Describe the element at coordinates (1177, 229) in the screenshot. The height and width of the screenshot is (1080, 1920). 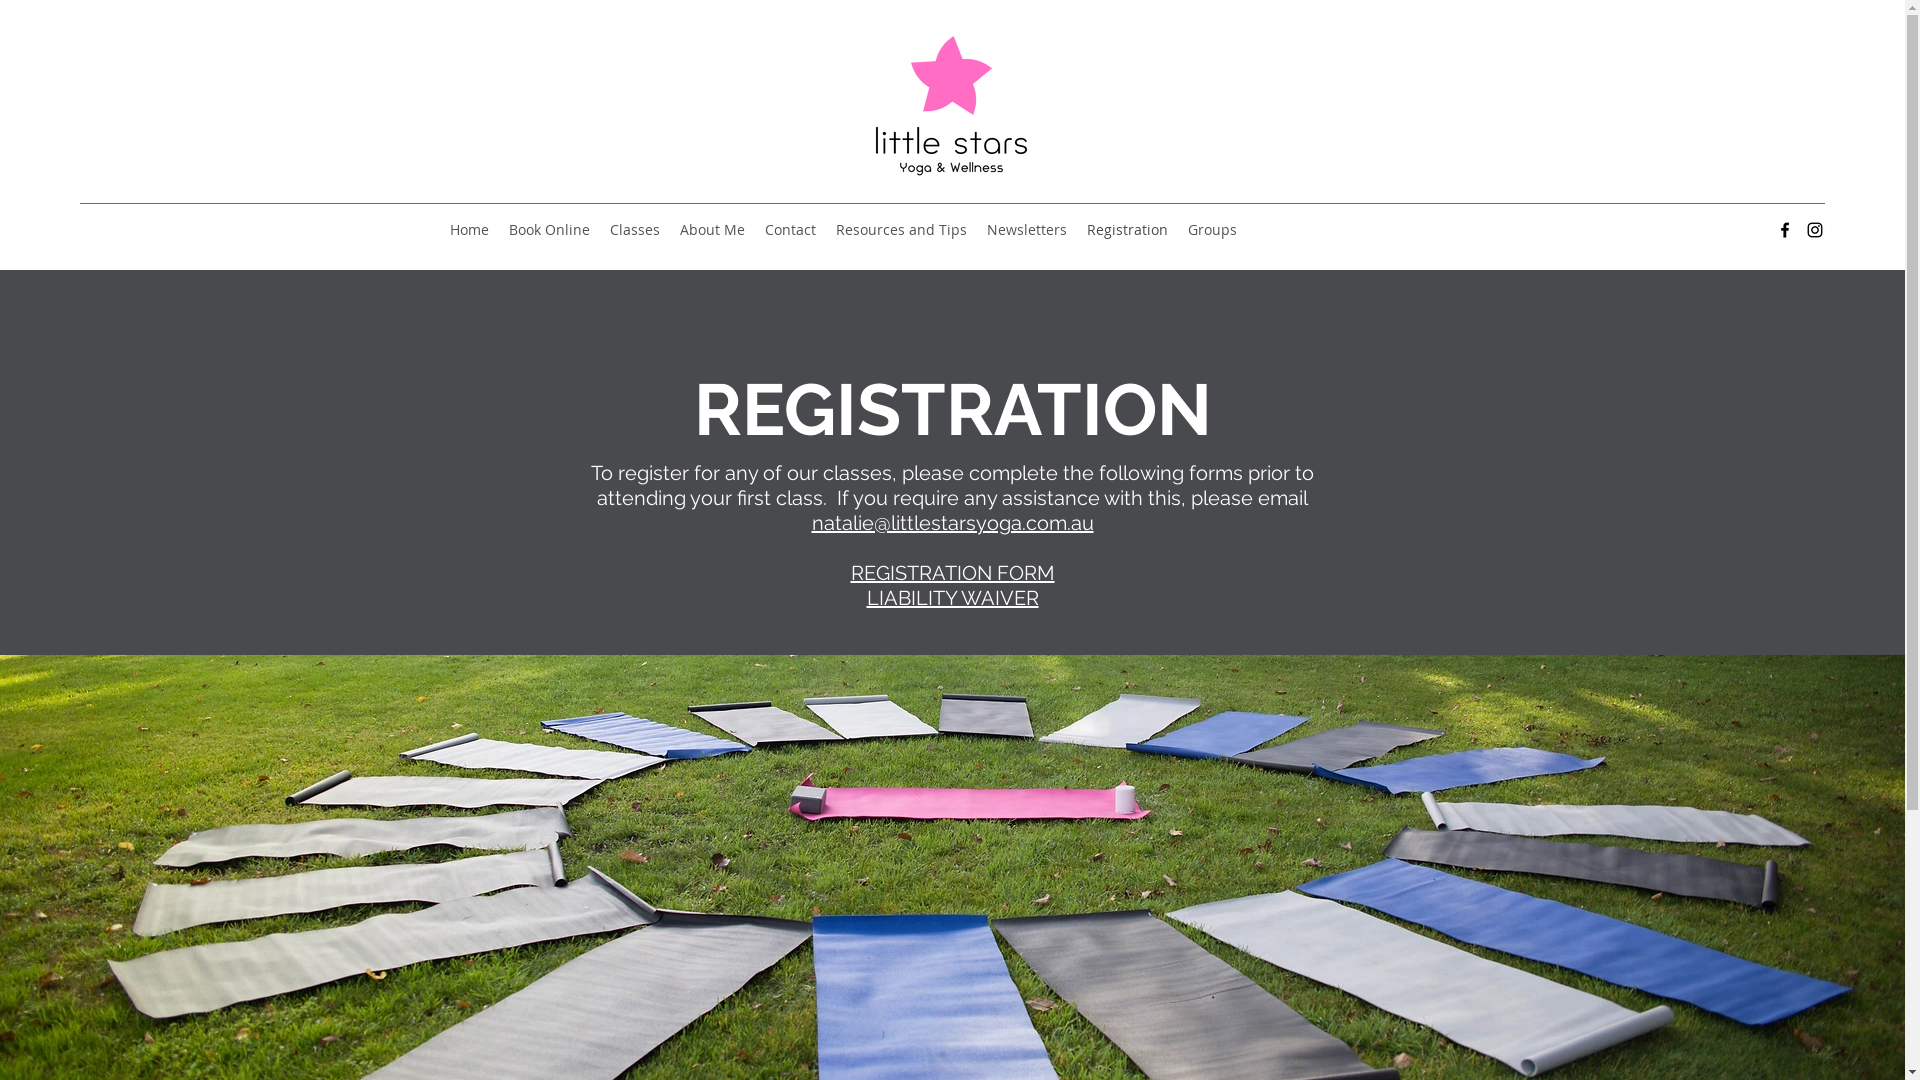
I see `'Groups'` at that location.